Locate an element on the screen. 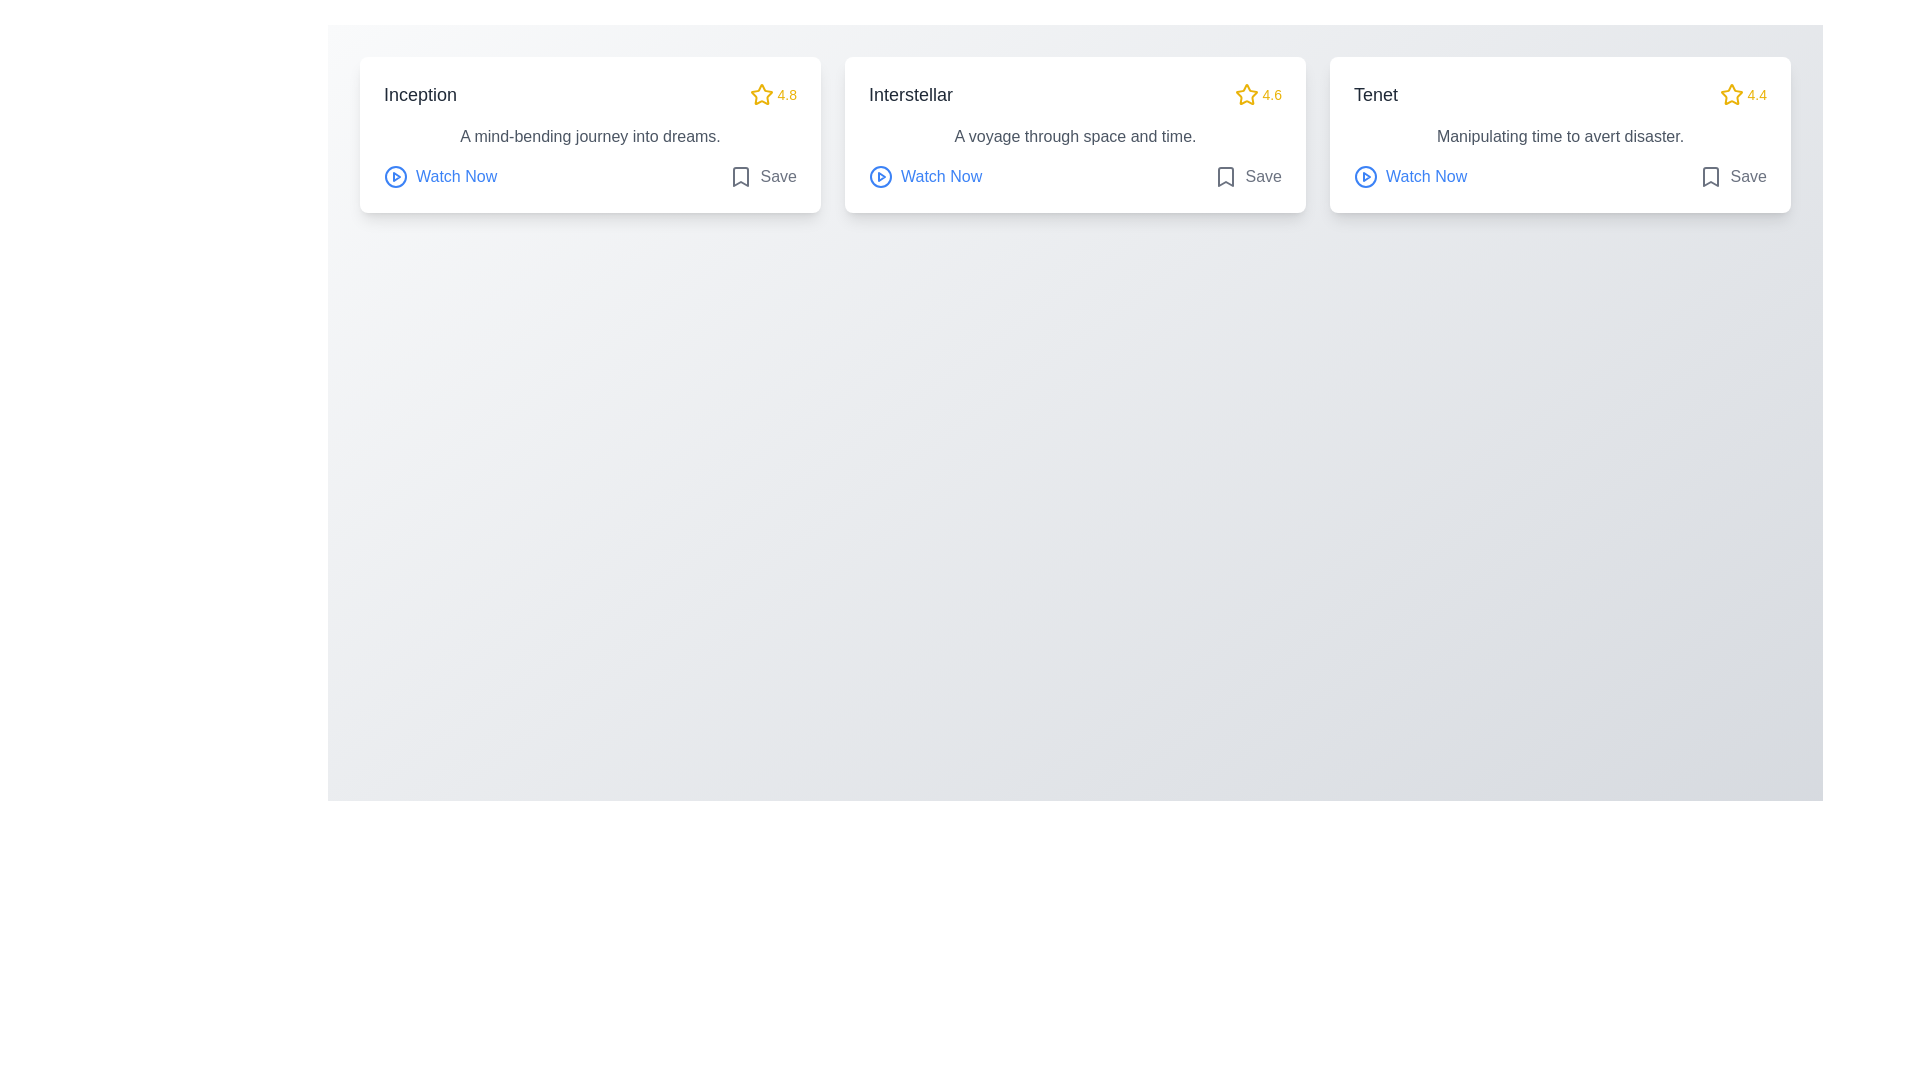  the star-shaped SVG icon located in the top-right corner of the 'Interstellar' card, which is outlined in yellow and precedes the numeric rating '4.6' is located at coordinates (1245, 94).